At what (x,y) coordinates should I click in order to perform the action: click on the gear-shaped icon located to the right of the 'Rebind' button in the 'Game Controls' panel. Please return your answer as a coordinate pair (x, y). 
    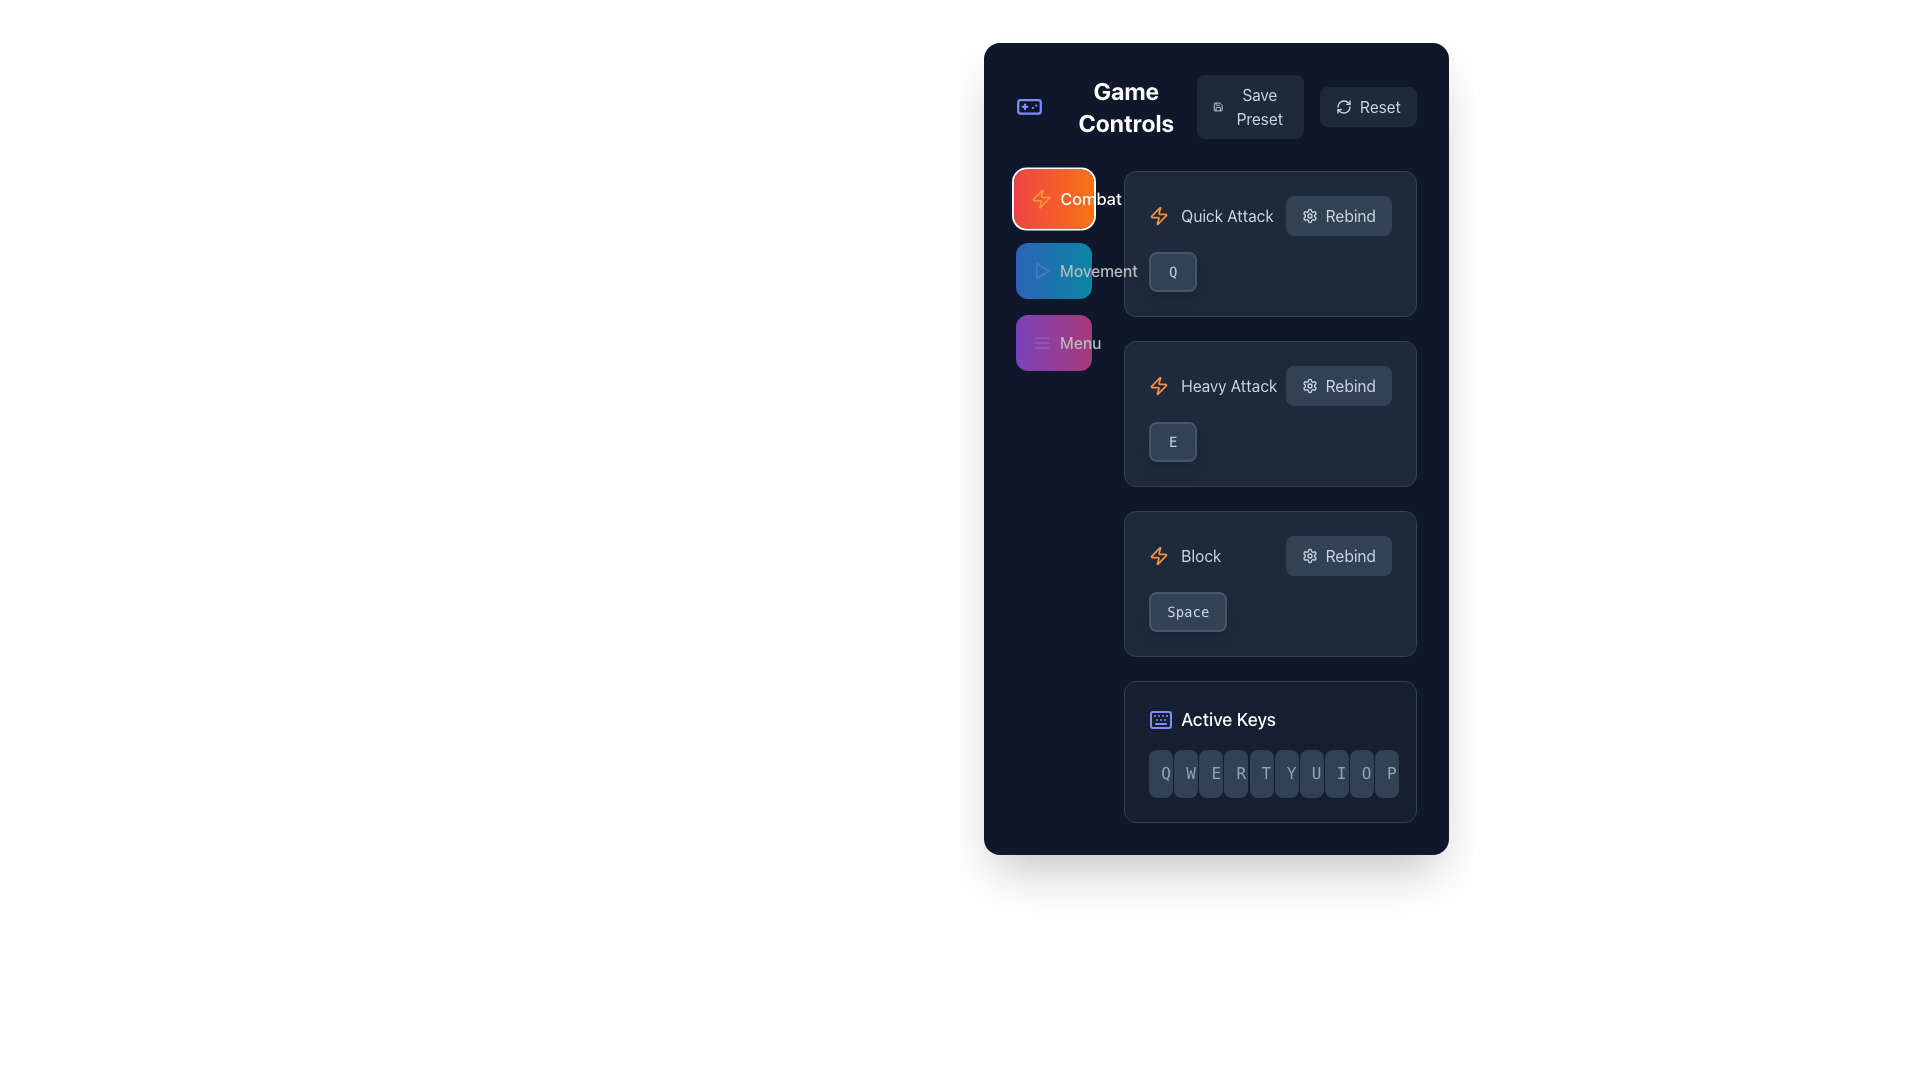
    Looking at the image, I should click on (1309, 385).